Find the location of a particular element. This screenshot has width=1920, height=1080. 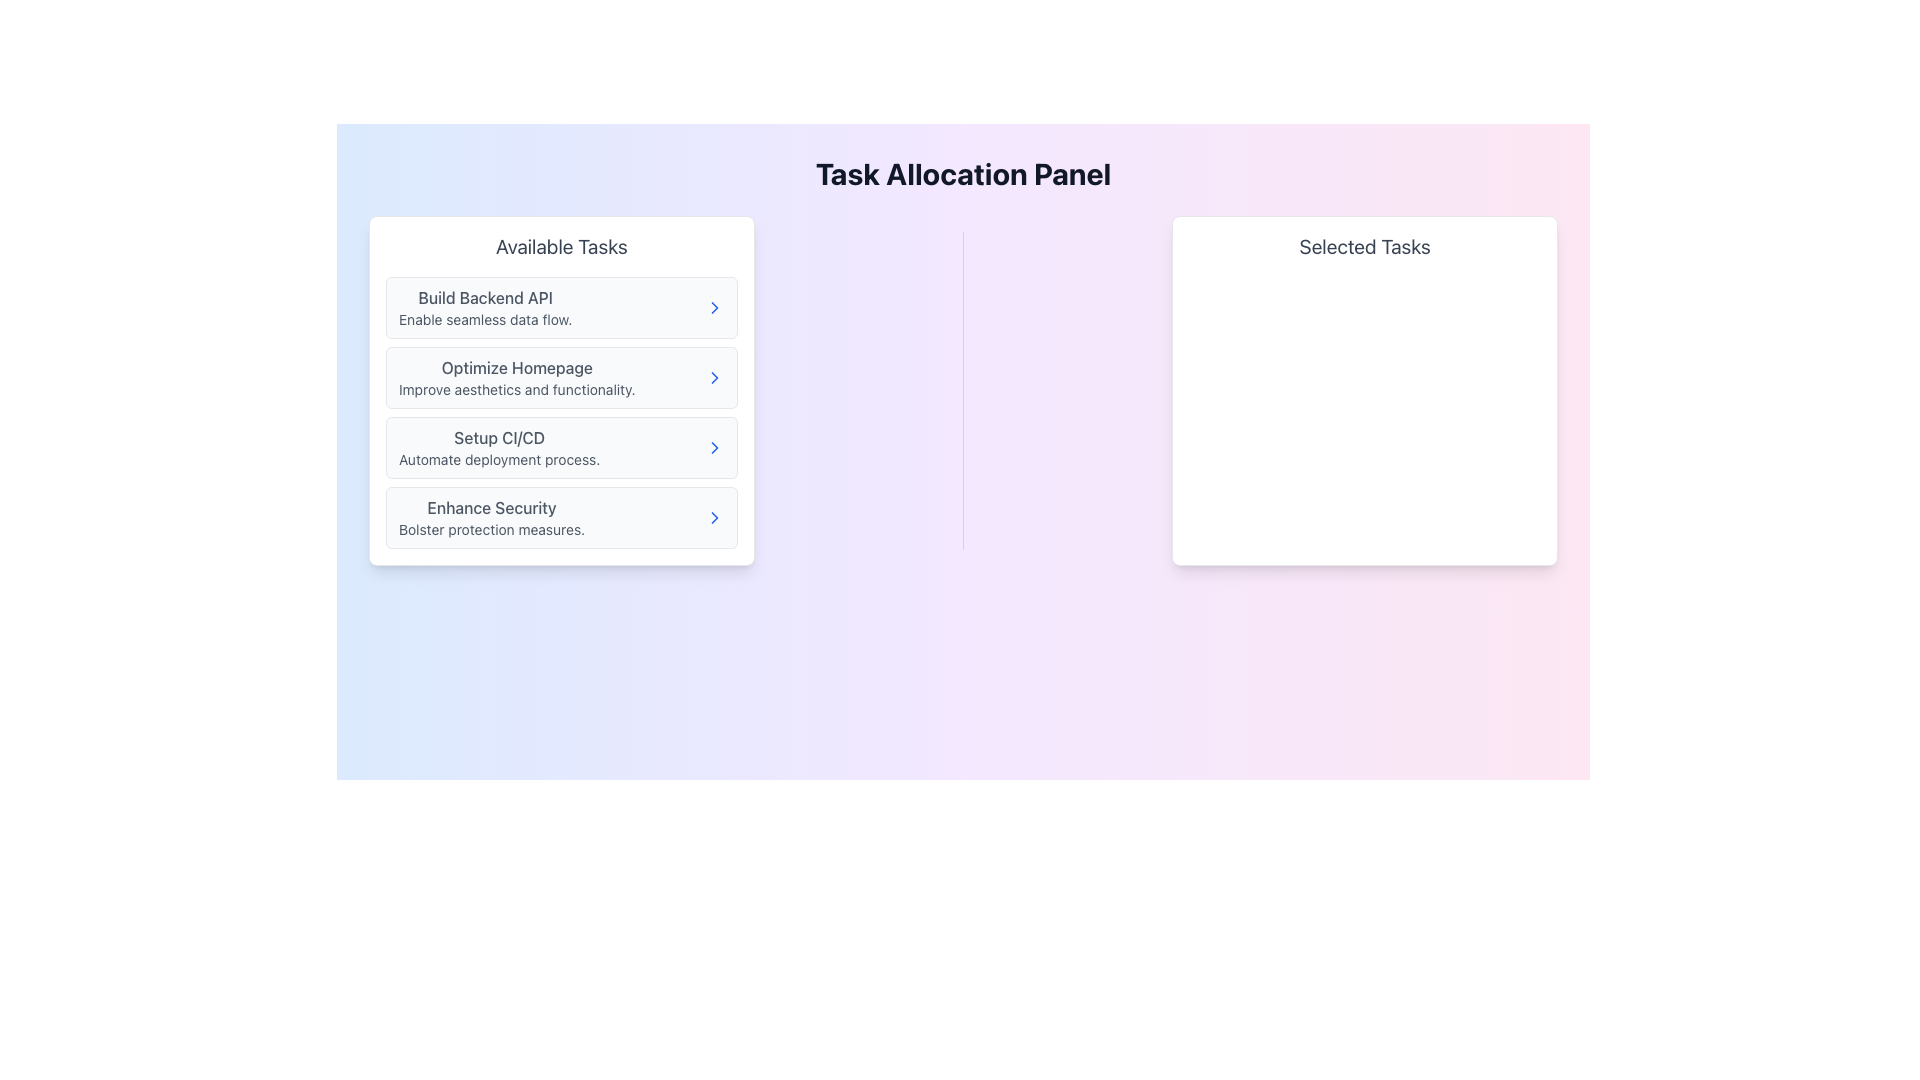

the chevron icon button on the right side of the list item labeled 'Build Backend API' is located at coordinates (714, 308).